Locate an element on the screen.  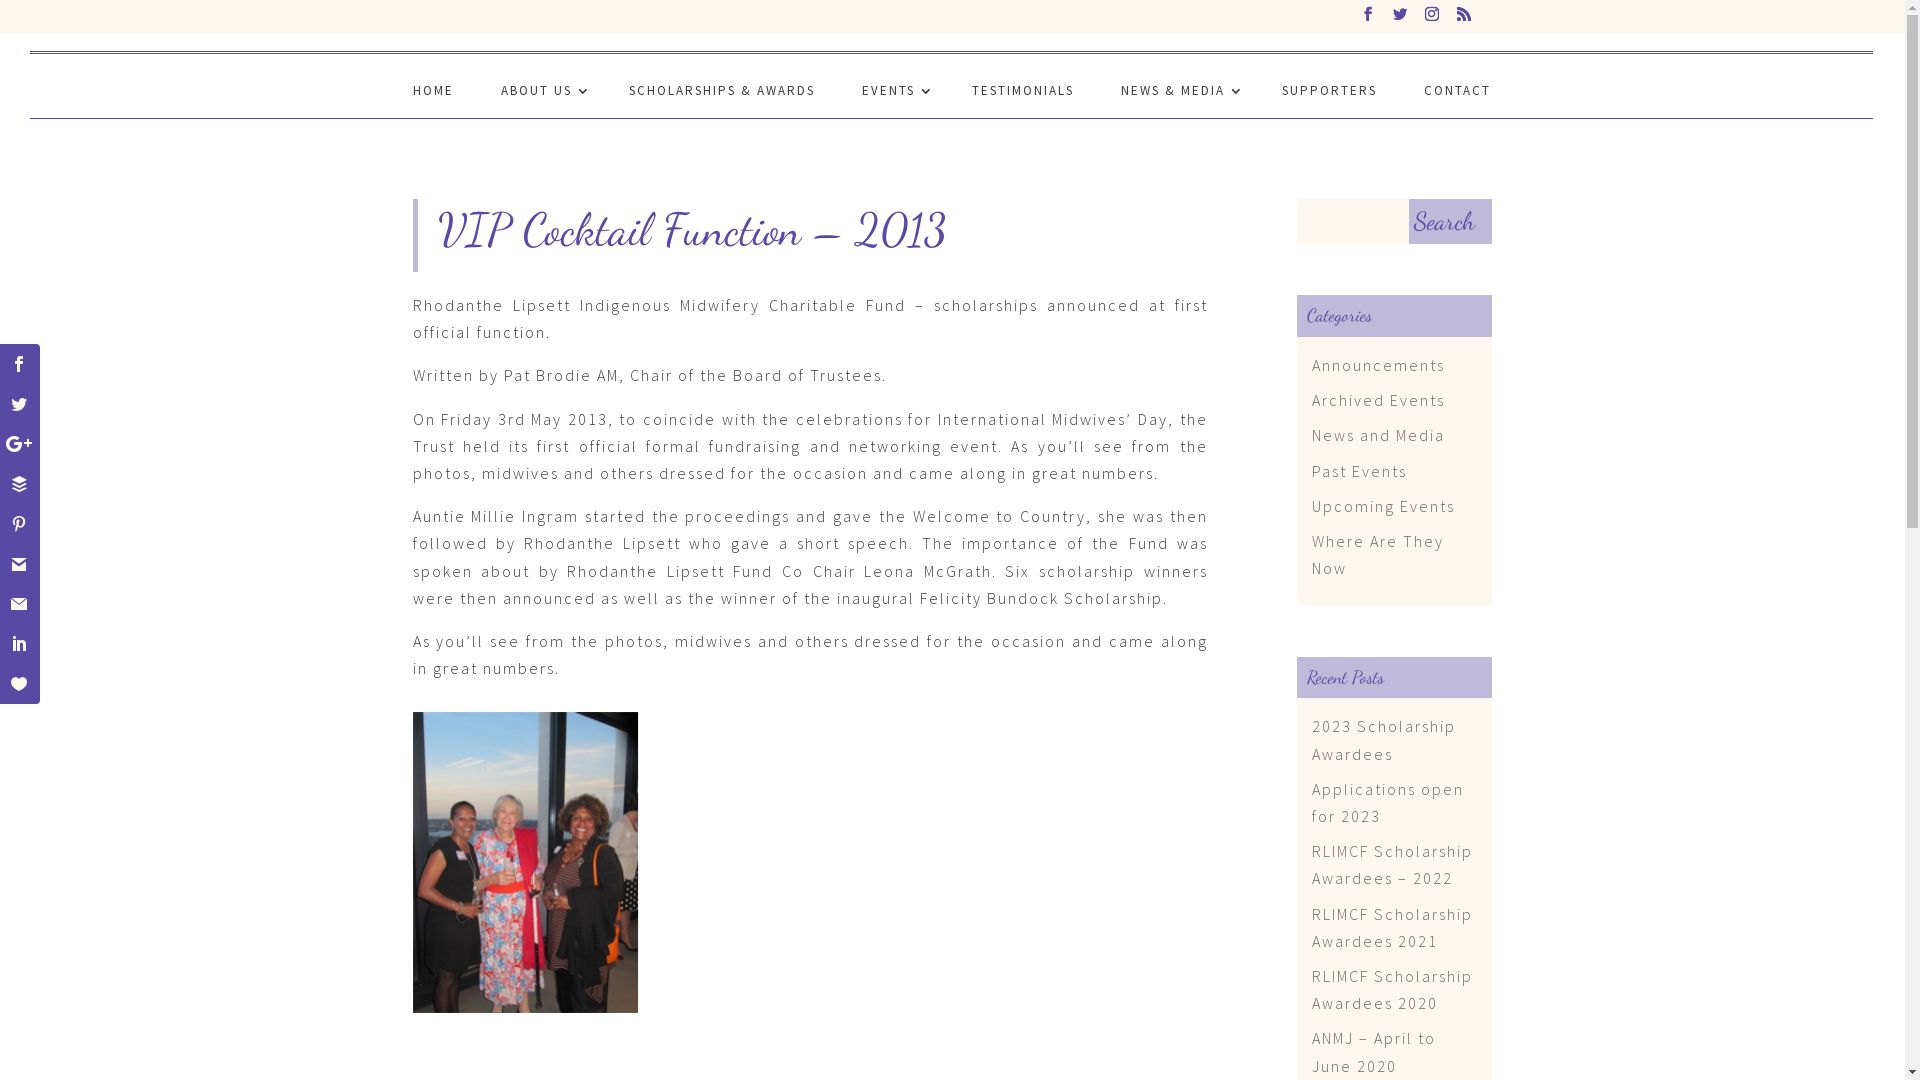
'EVENTS' is located at coordinates (892, 100).